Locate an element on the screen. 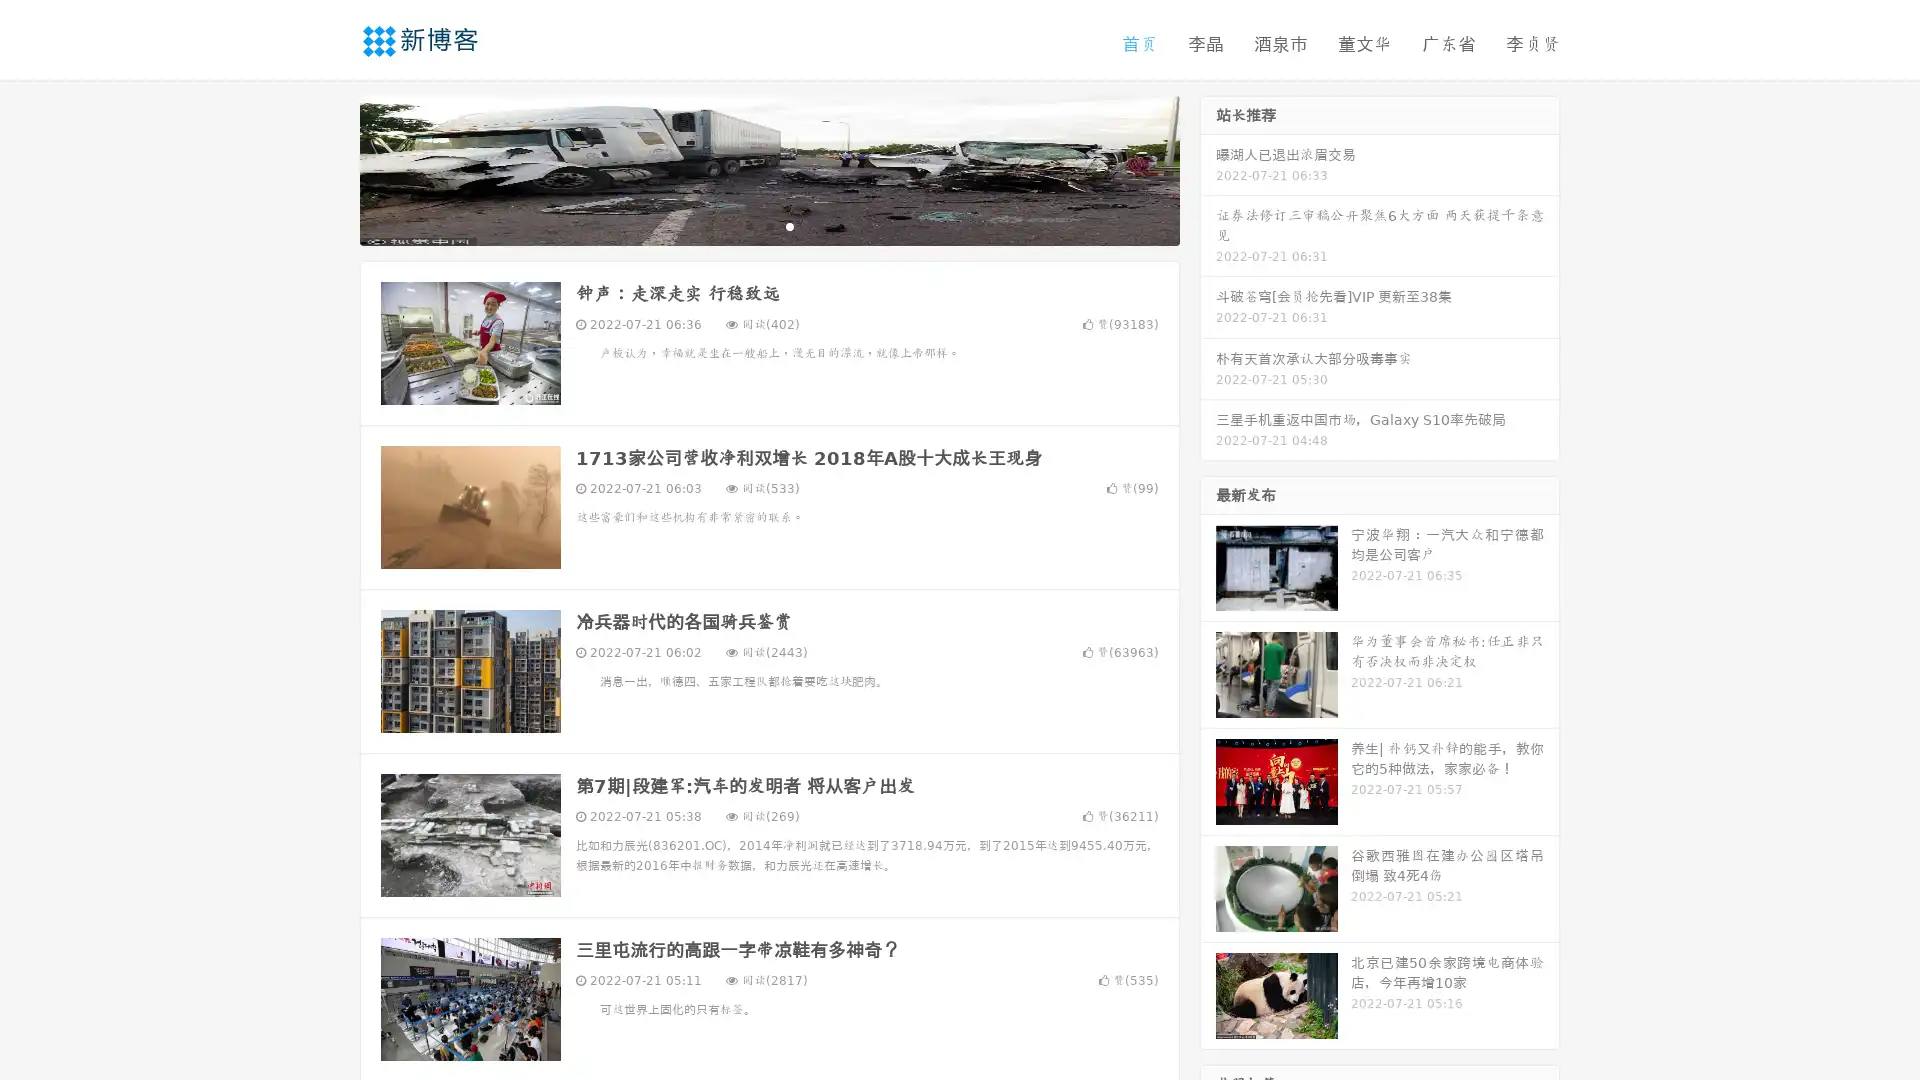  Go to slide 2 is located at coordinates (768, 225).